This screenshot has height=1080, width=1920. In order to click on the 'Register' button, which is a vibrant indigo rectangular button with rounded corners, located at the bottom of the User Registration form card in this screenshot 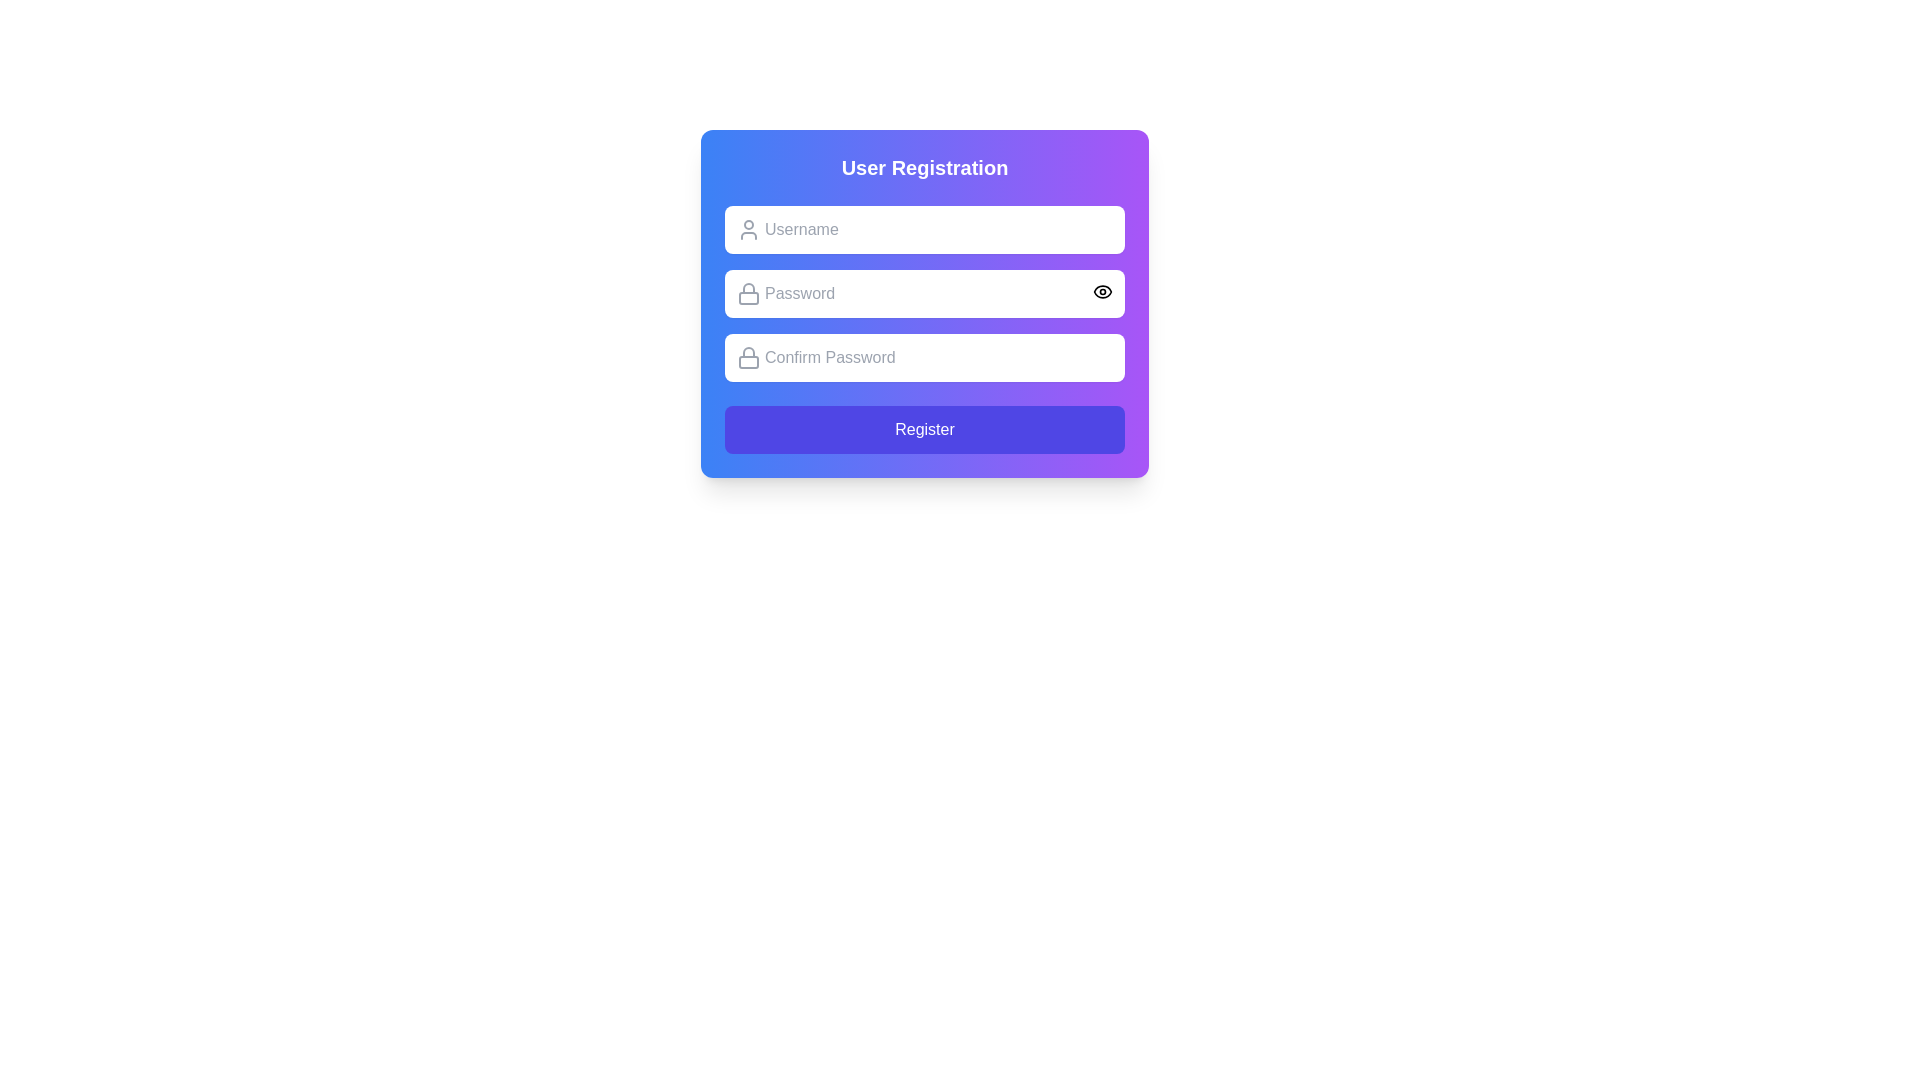, I will do `click(924, 428)`.